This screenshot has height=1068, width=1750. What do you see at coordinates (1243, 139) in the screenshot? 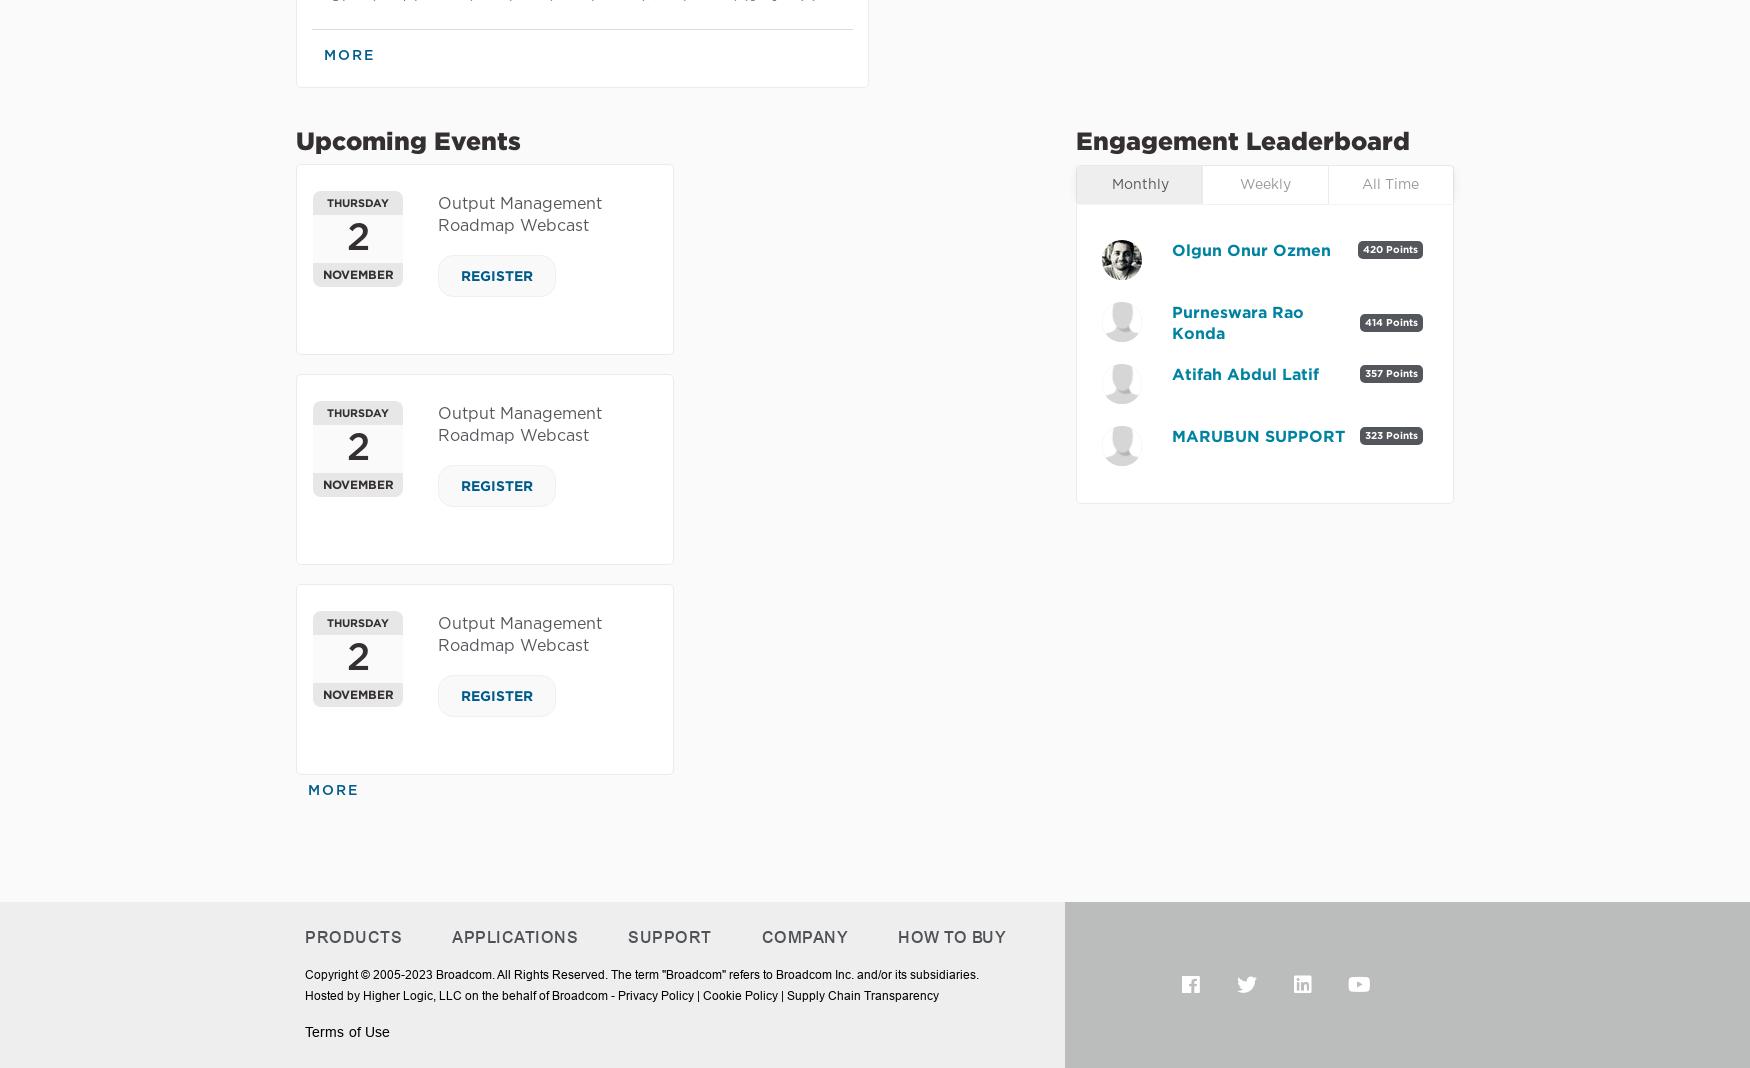
I see `'Engagement Leaderboard'` at bounding box center [1243, 139].